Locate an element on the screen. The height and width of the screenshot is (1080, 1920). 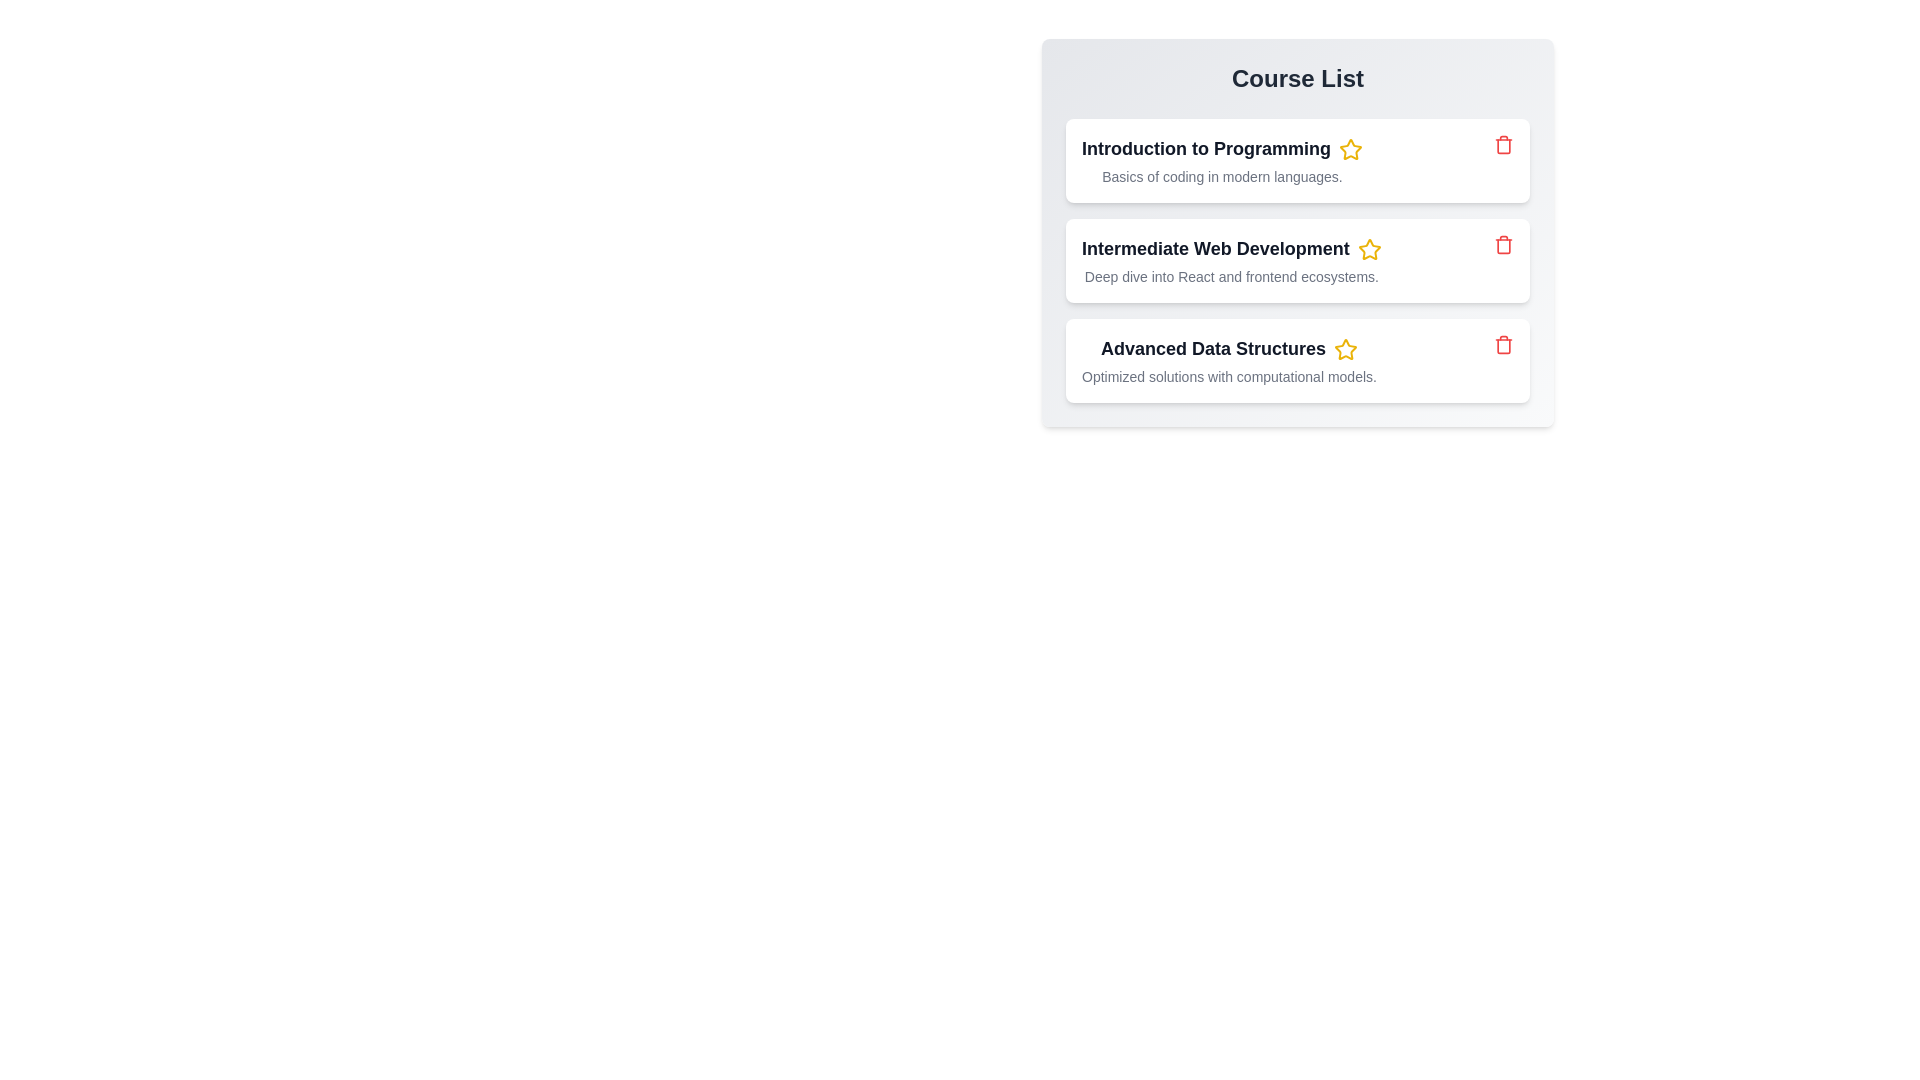
the star icon for the course Intermediate Web Development is located at coordinates (1367, 249).